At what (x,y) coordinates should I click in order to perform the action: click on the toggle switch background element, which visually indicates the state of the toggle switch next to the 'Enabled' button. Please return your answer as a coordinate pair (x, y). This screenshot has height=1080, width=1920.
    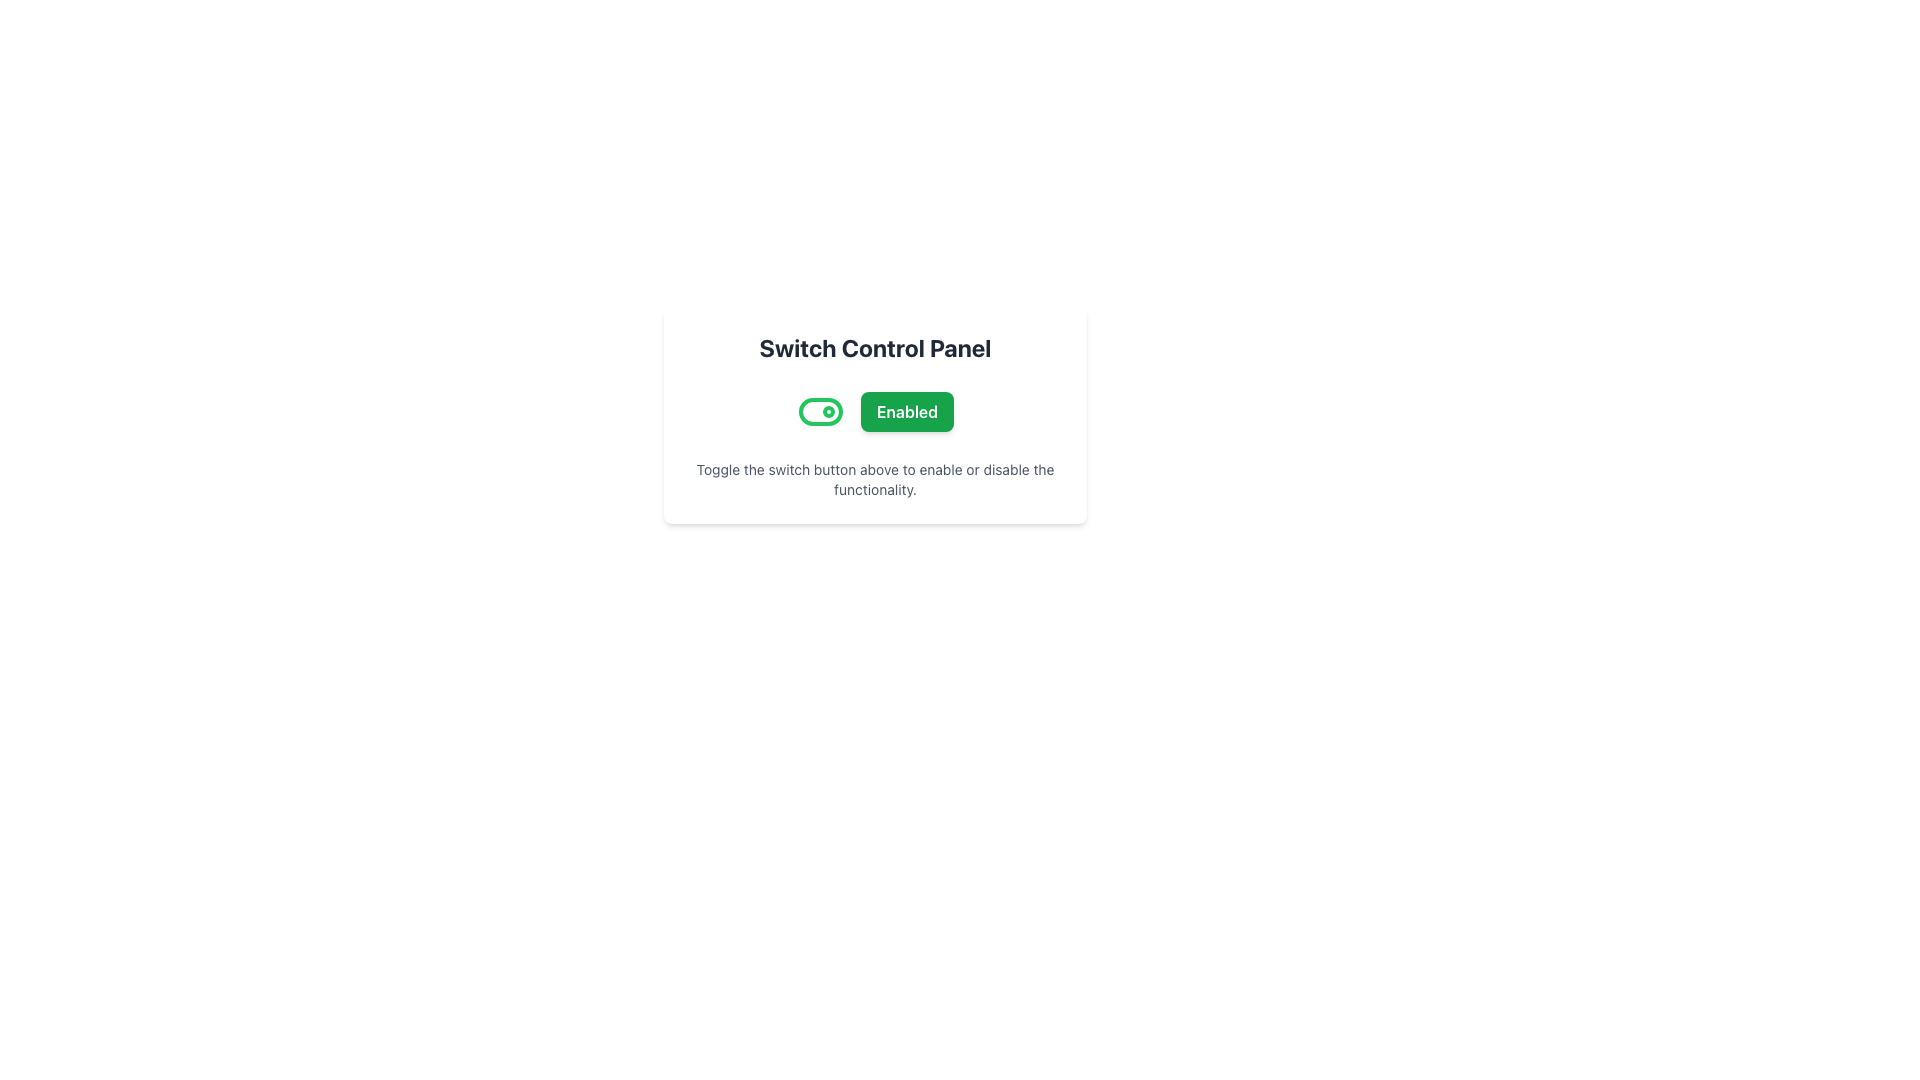
    Looking at the image, I should click on (820, 411).